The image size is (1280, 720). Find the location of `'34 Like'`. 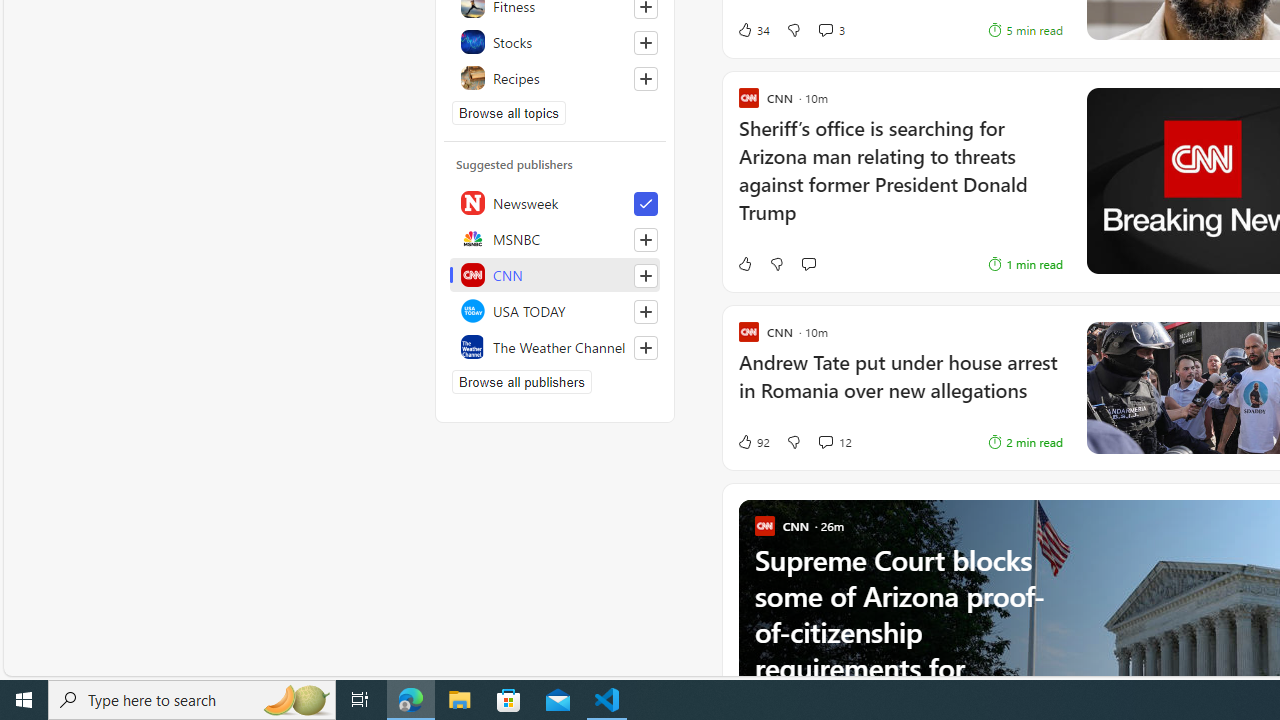

'34 Like' is located at coordinates (752, 30).